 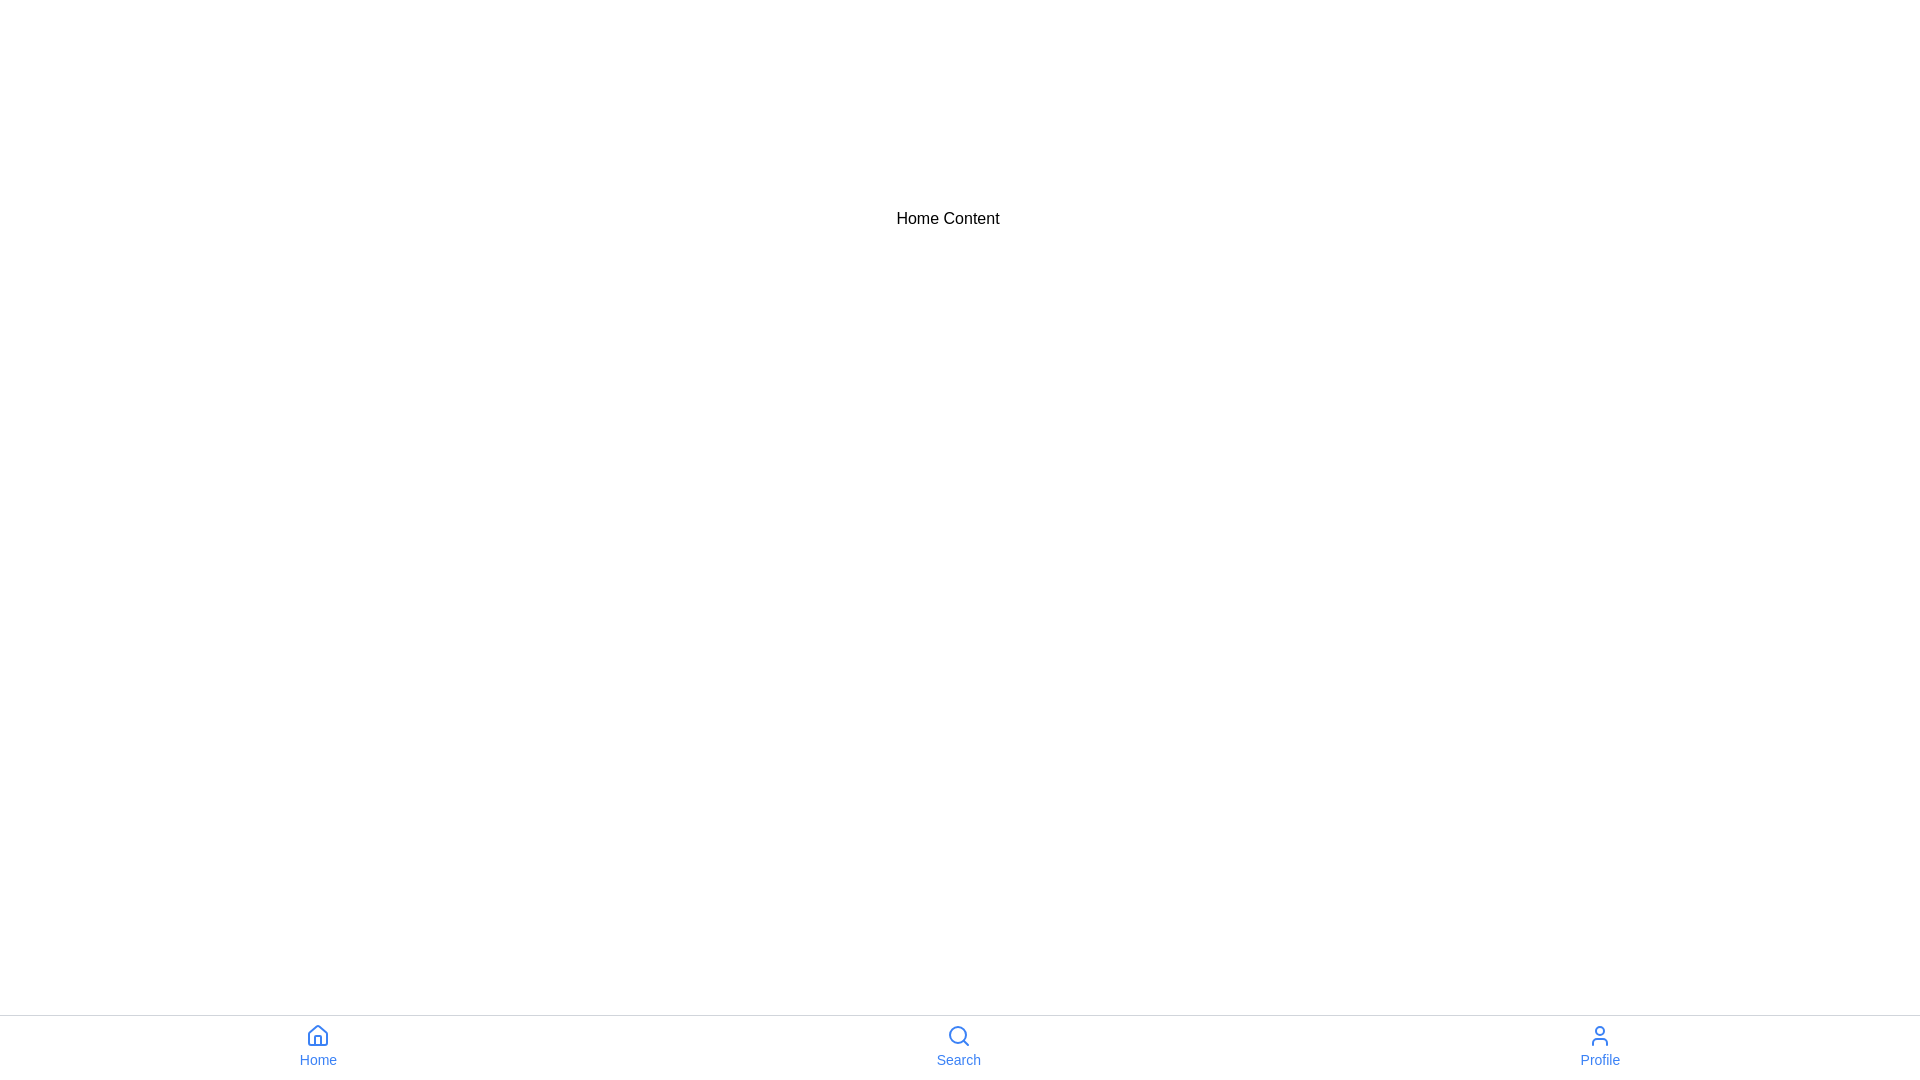 I want to click on the Circle graphic element, which represents the lens part of the magnifying glass icon in the bottom navigation bar, located directly above the 'Search' label, so click(x=956, y=1034).